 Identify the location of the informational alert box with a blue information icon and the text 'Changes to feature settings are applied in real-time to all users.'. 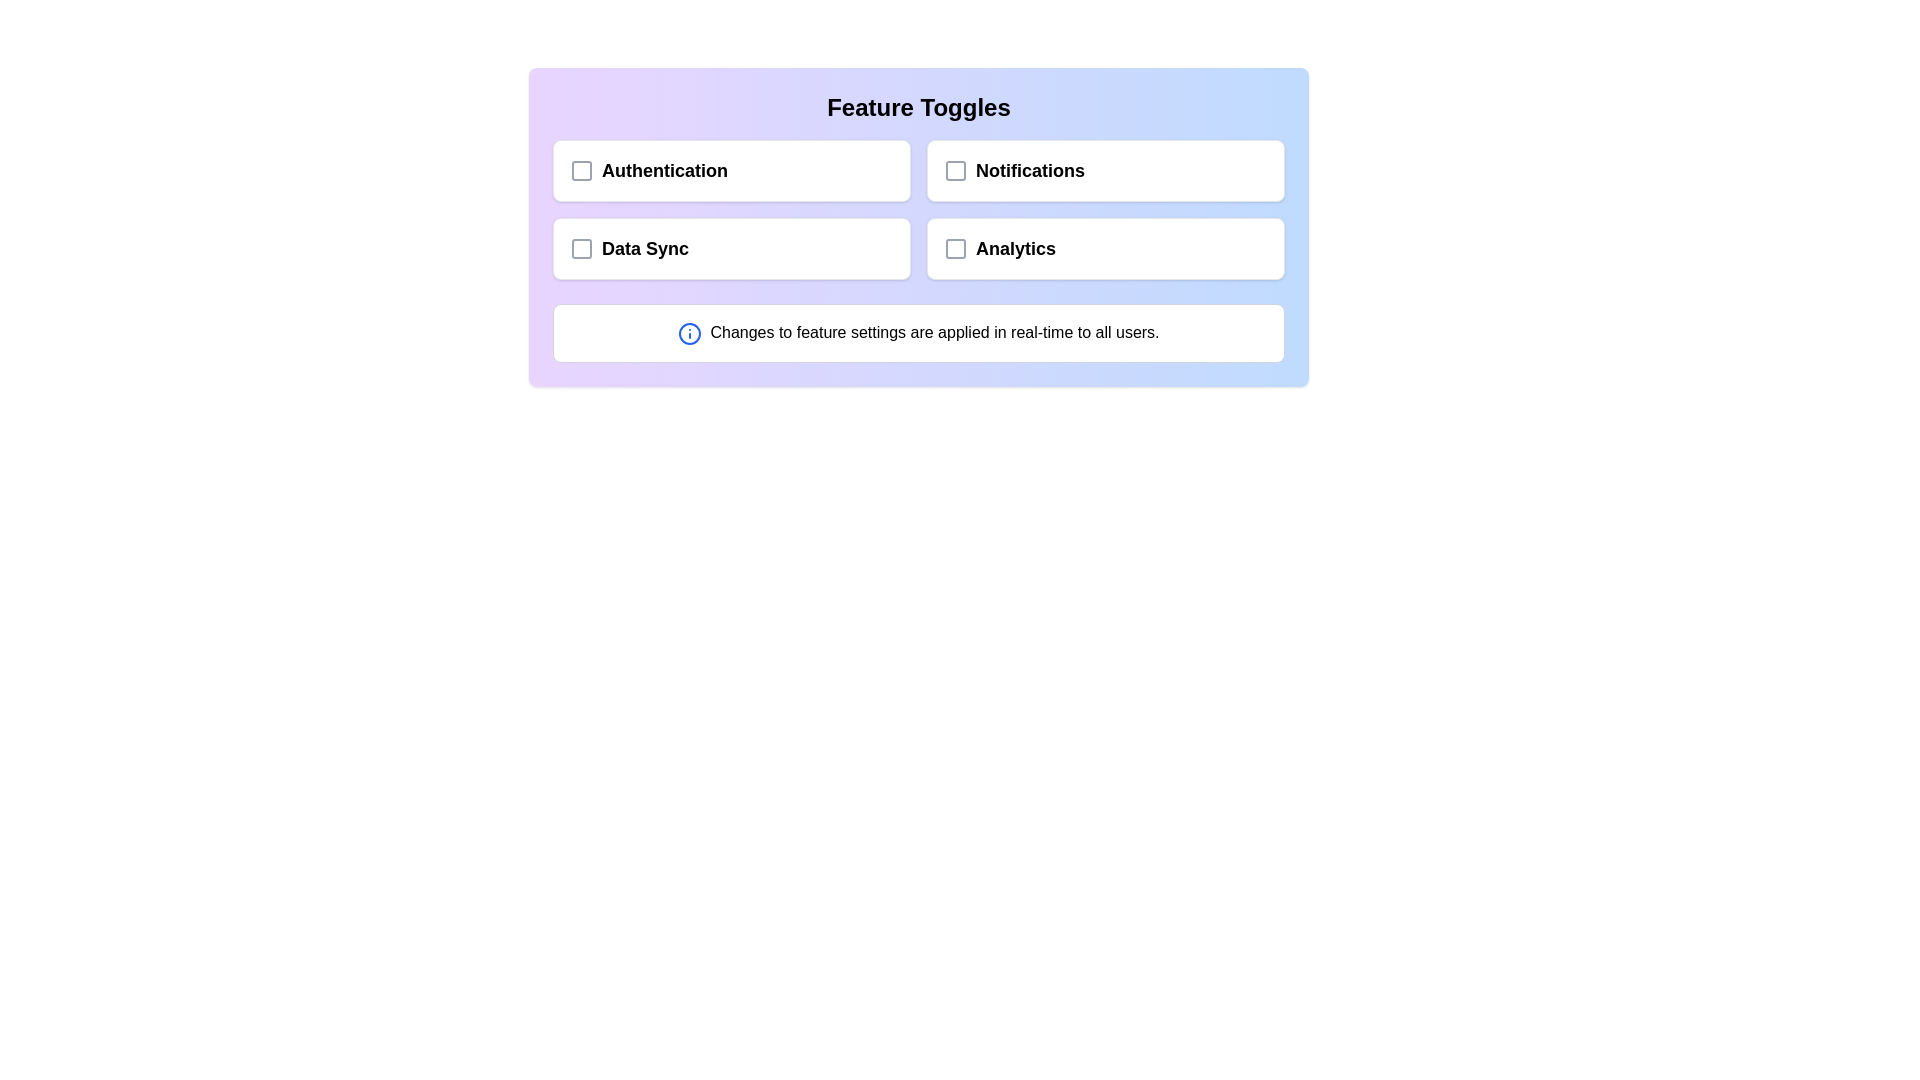
(917, 331).